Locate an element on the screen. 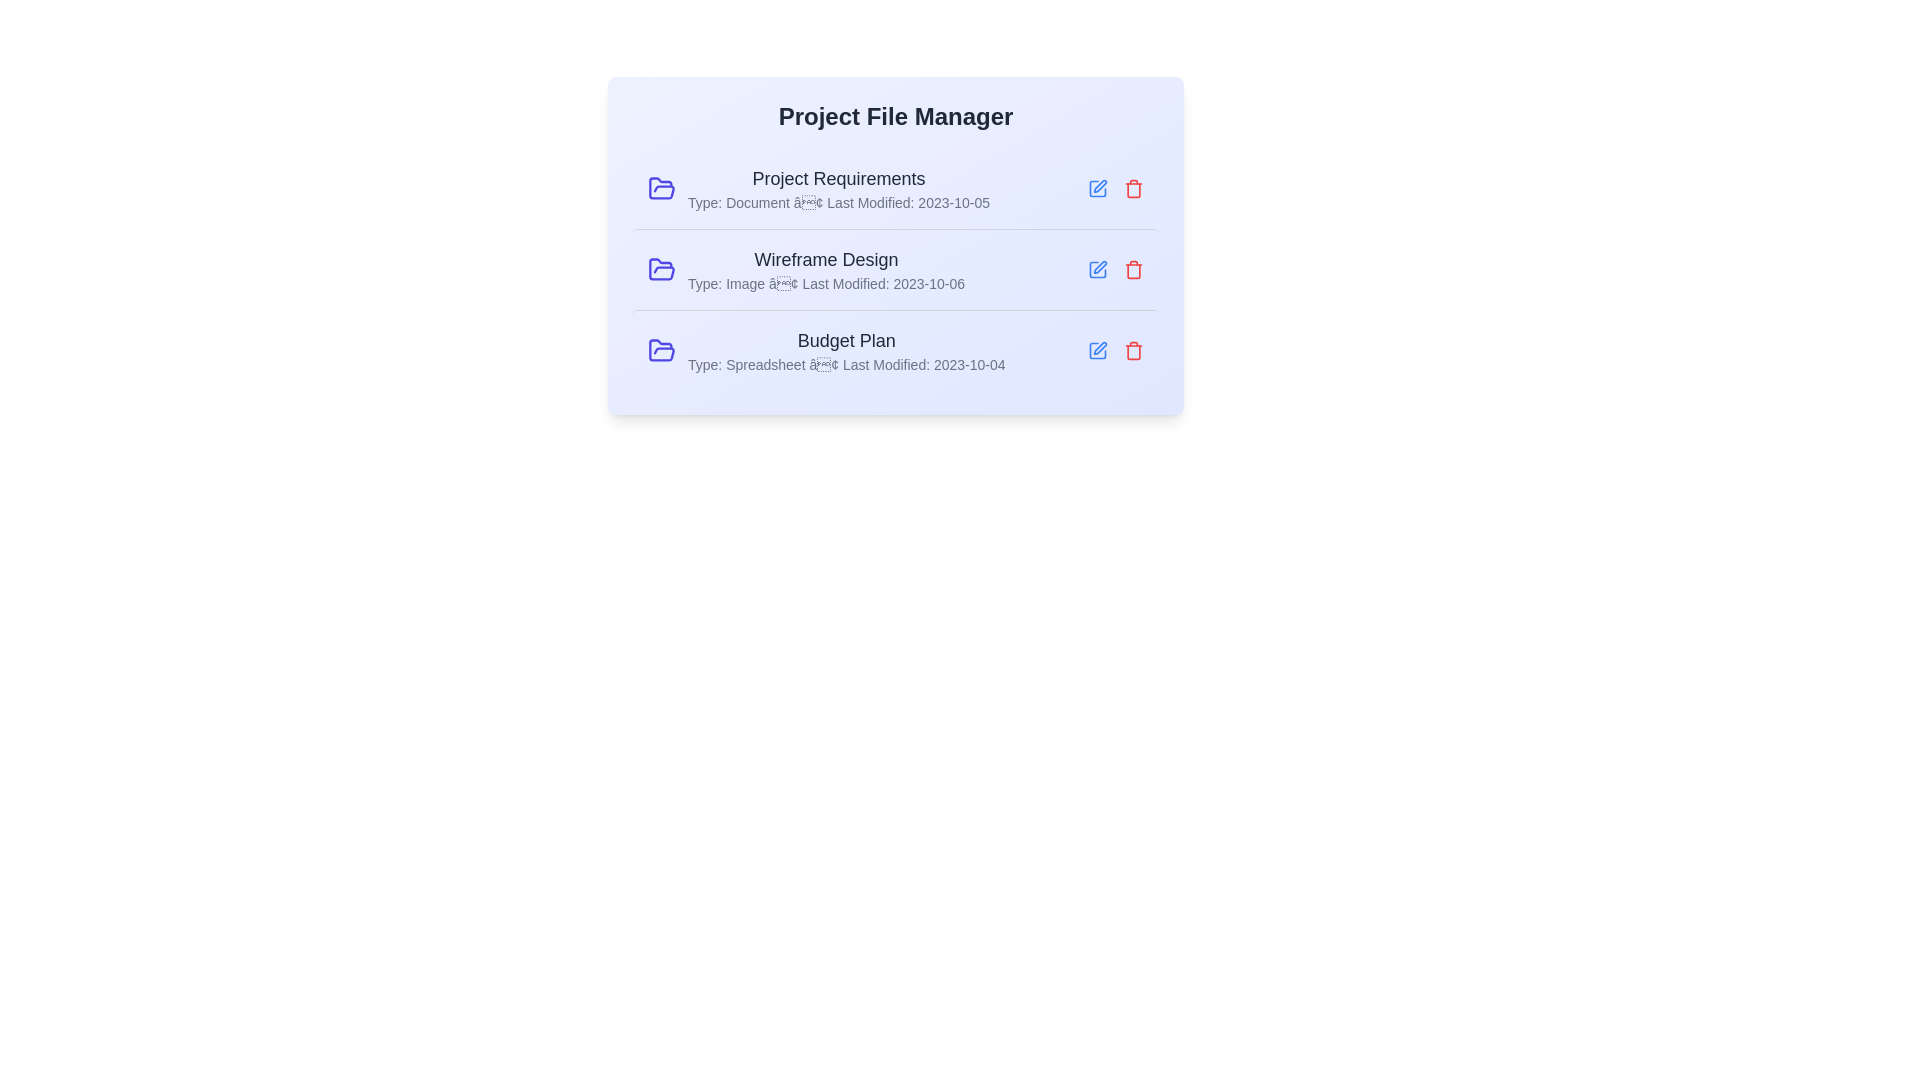 The image size is (1920, 1080). the file named Budget Plan to view its details is located at coordinates (895, 349).